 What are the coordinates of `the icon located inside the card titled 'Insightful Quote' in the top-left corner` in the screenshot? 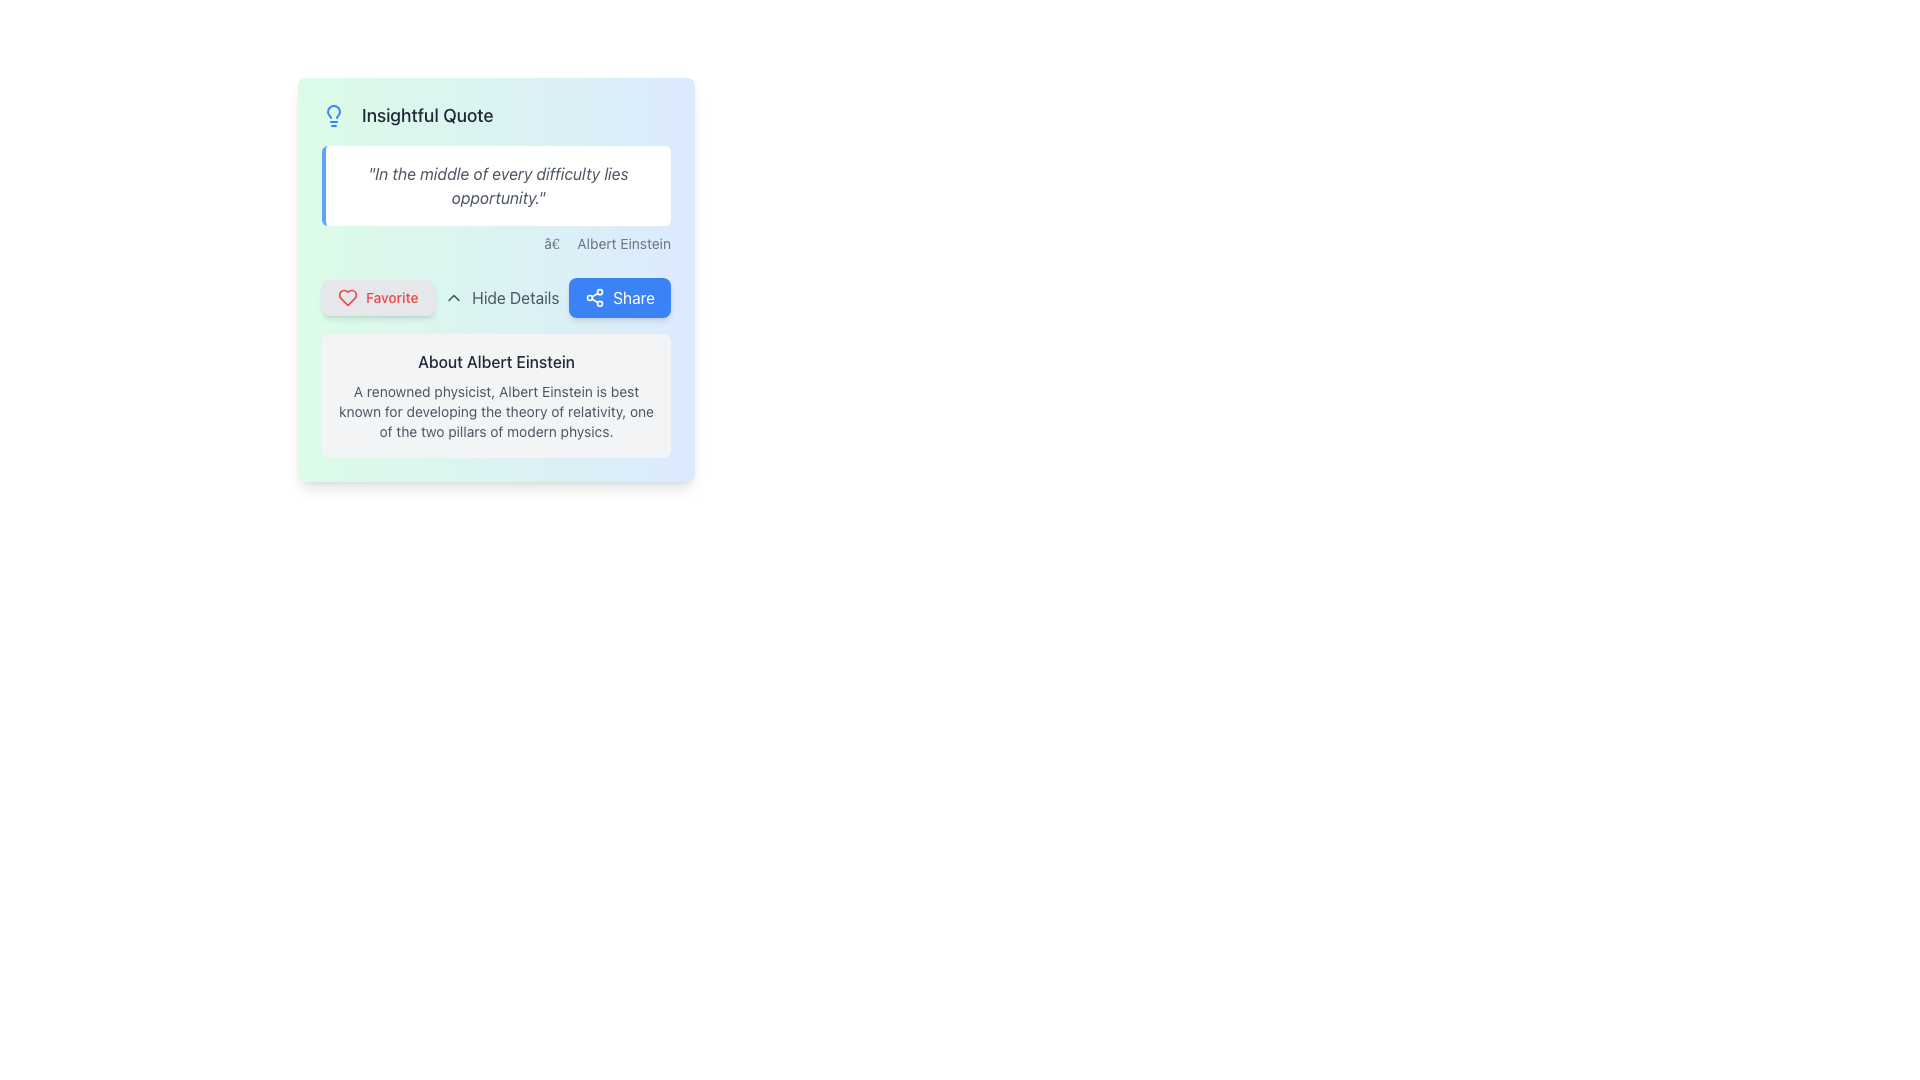 It's located at (334, 115).